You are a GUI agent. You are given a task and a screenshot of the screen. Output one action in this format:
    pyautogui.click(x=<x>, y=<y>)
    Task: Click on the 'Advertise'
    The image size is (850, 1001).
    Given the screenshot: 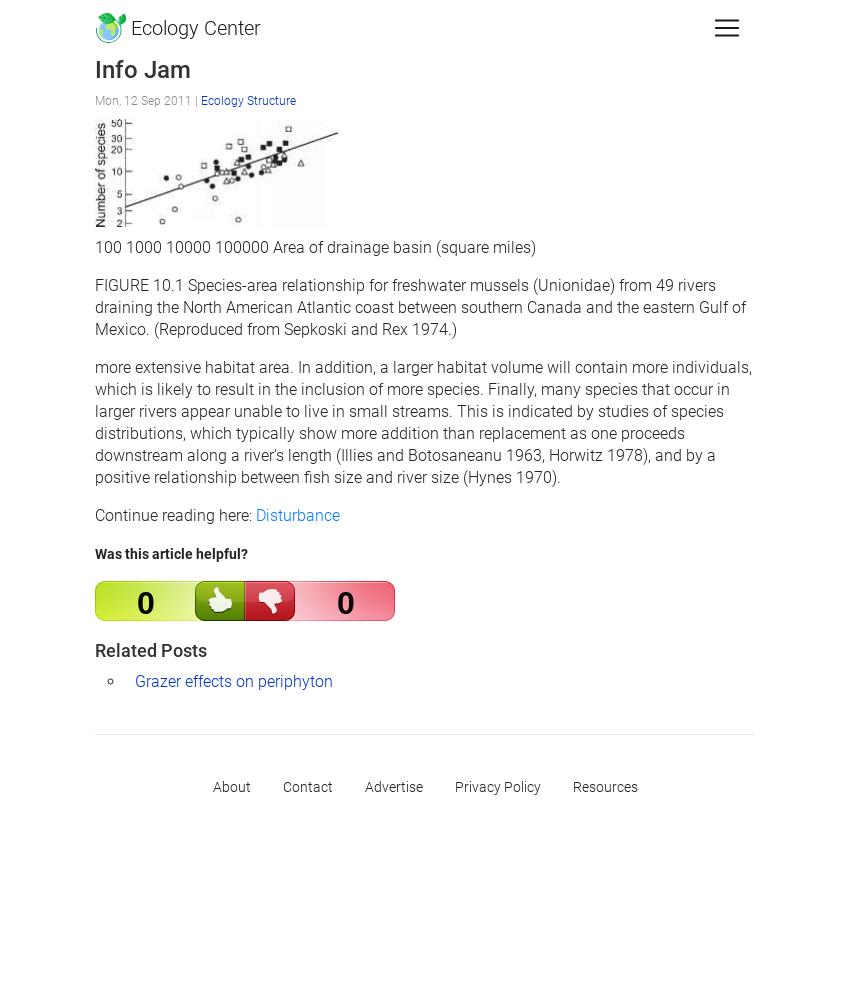 What is the action you would take?
    pyautogui.click(x=393, y=786)
    